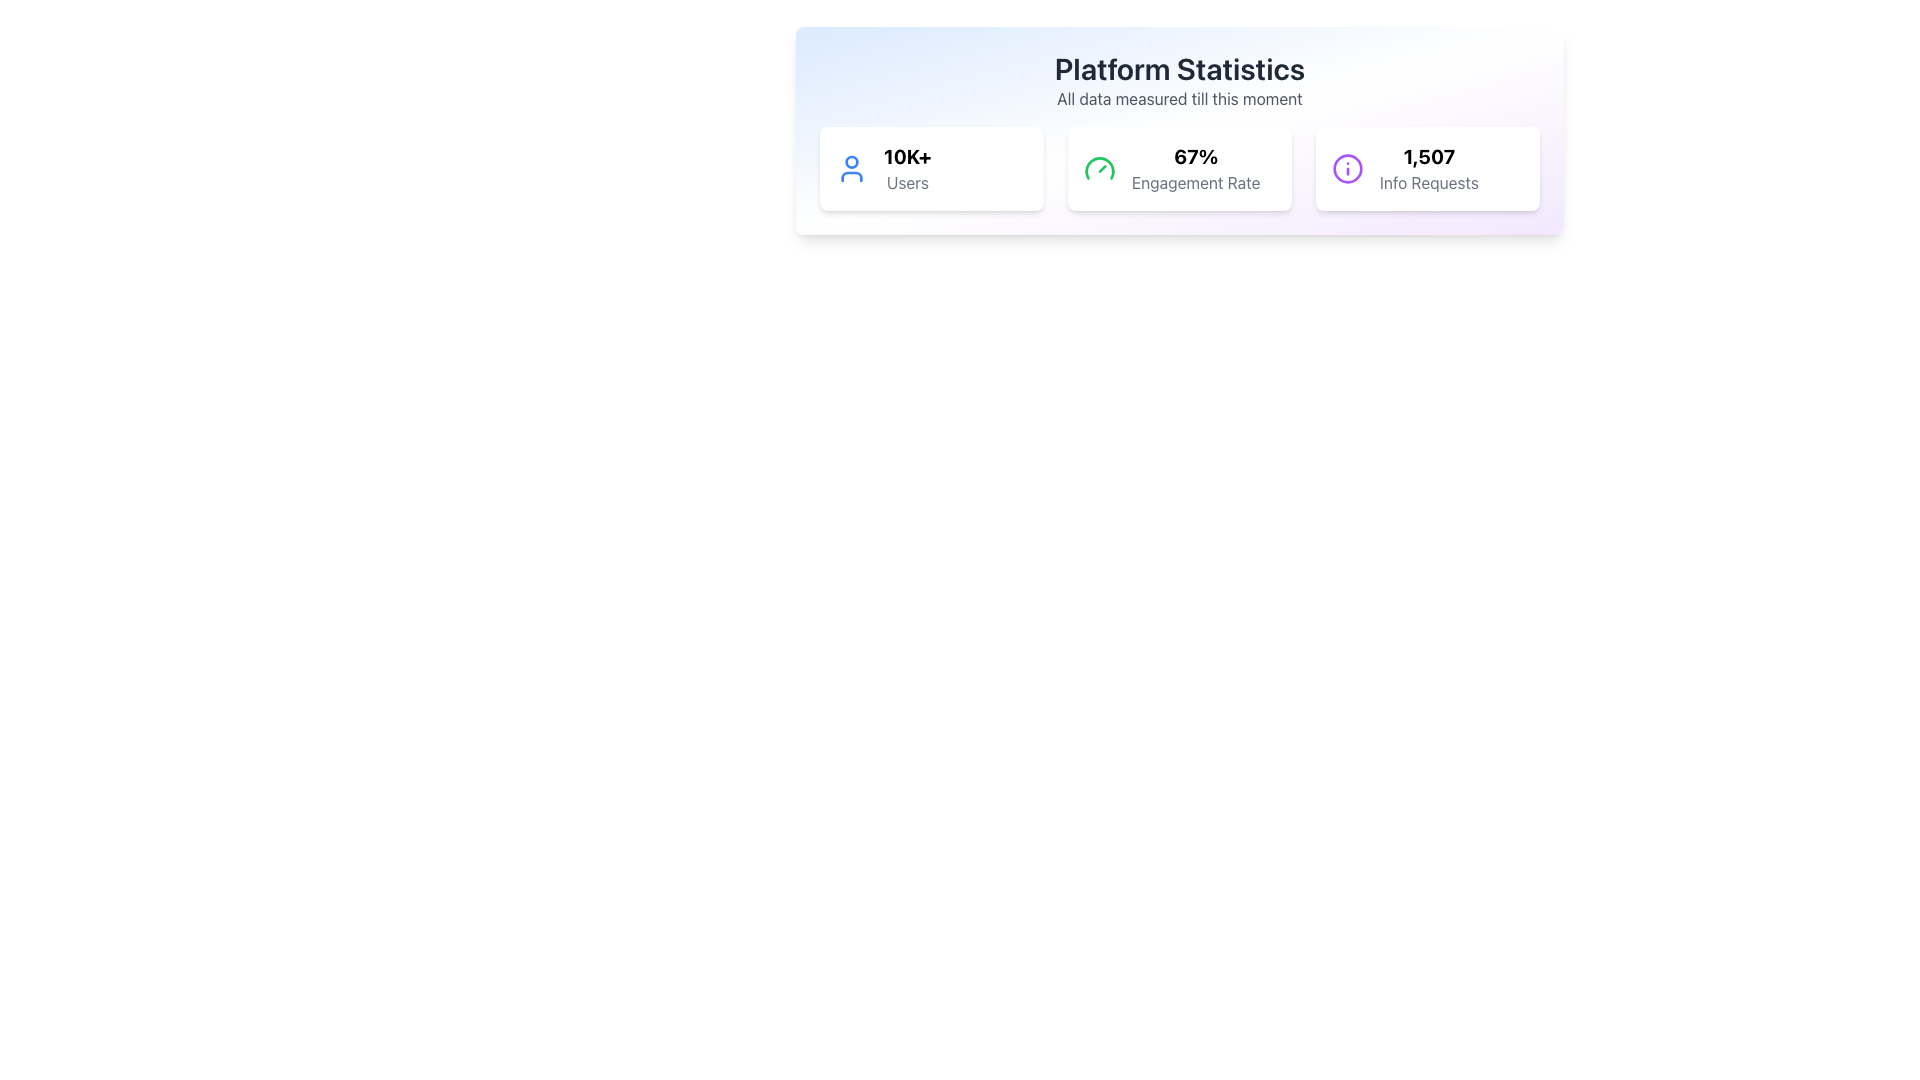 The image size is (1920, 1080). Describe the element at coordinates (1180, 68) in the screenshot. I see `the text element displaying 'Platform Statistics', which is styled with bold, large-sized font and dark gray color, positioned near the top of the statistics section` at that location.